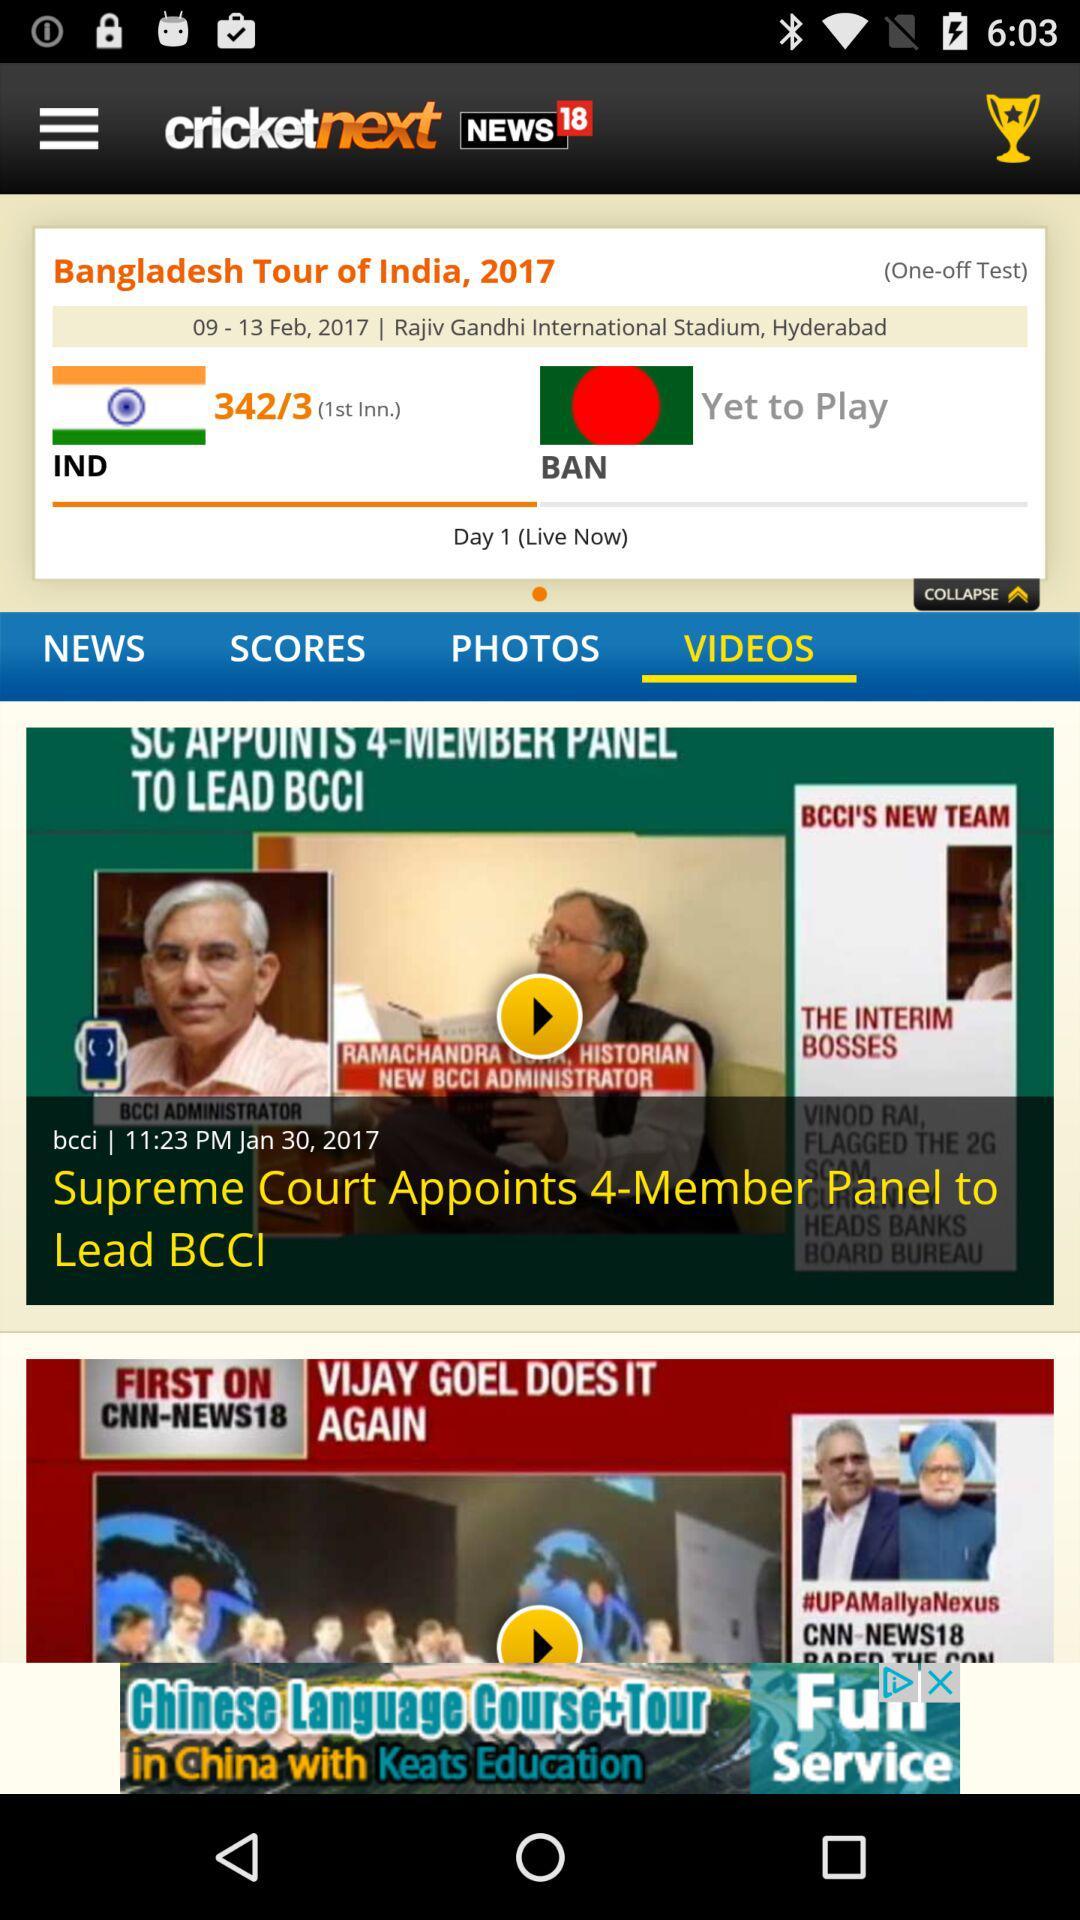 This screenshot has height=1920, width=1080. What do you see at coordinates (1019, 127) in the screenshot?
I see `search botton` at bounding box center [1019, 127].